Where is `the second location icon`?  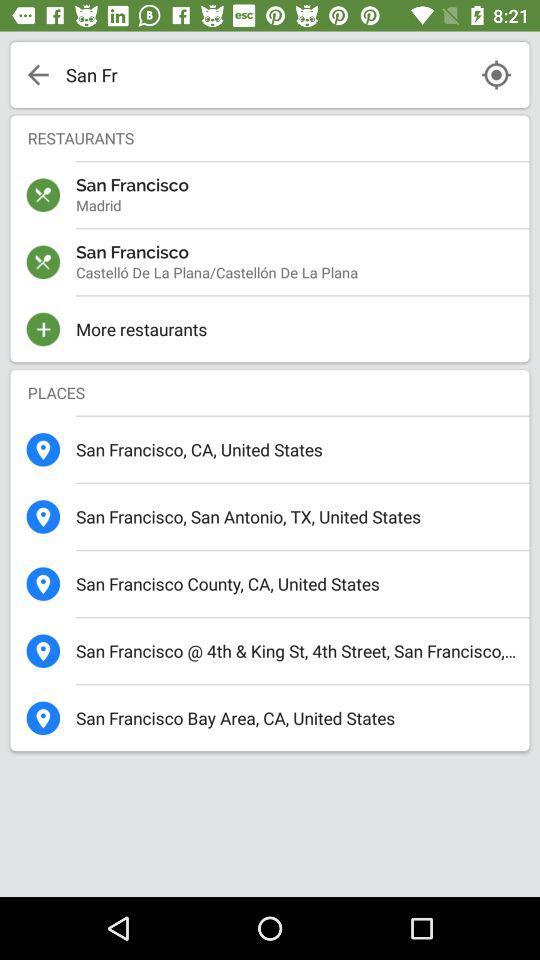
the second location icon is located at coordinates (43, 515).